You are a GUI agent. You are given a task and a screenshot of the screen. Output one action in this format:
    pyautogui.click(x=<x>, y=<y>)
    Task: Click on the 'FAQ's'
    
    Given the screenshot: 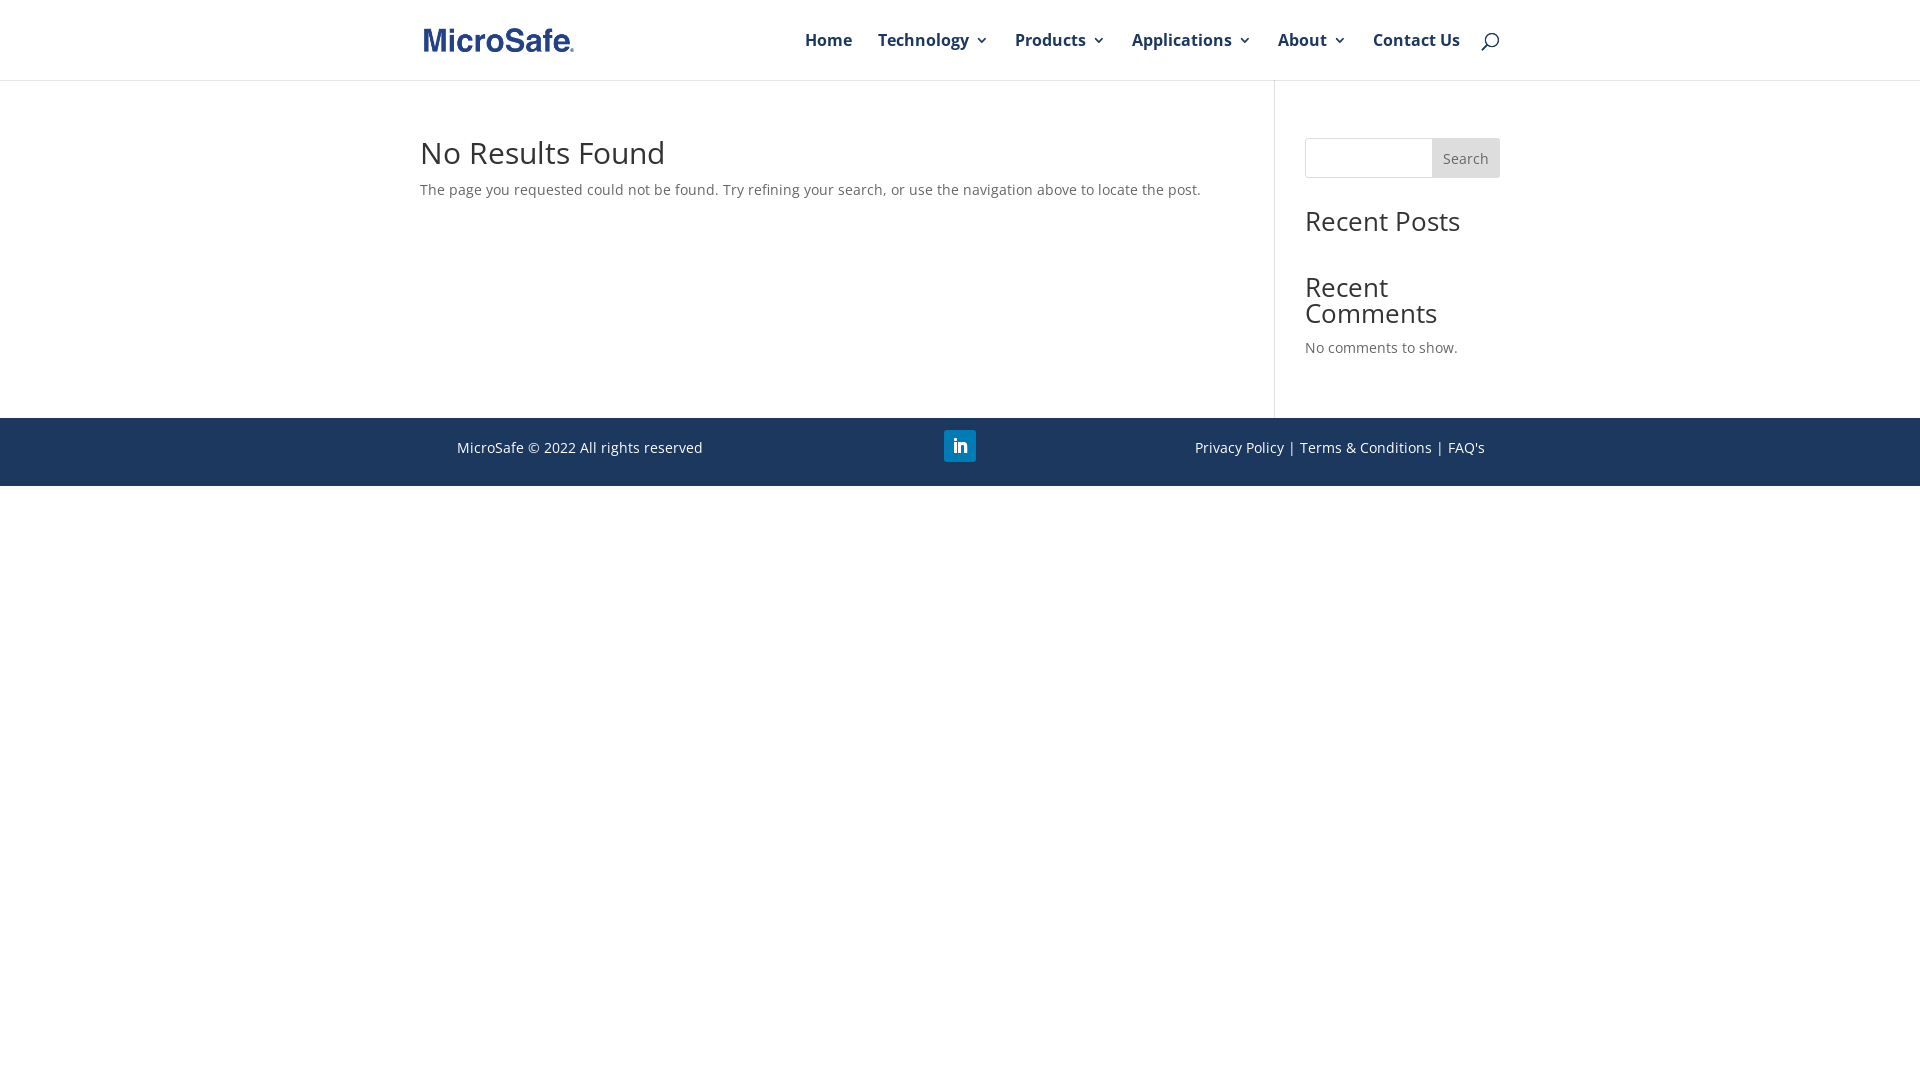 What is the action you would take?
    pyautogui.click(x=1466, y=446)
    